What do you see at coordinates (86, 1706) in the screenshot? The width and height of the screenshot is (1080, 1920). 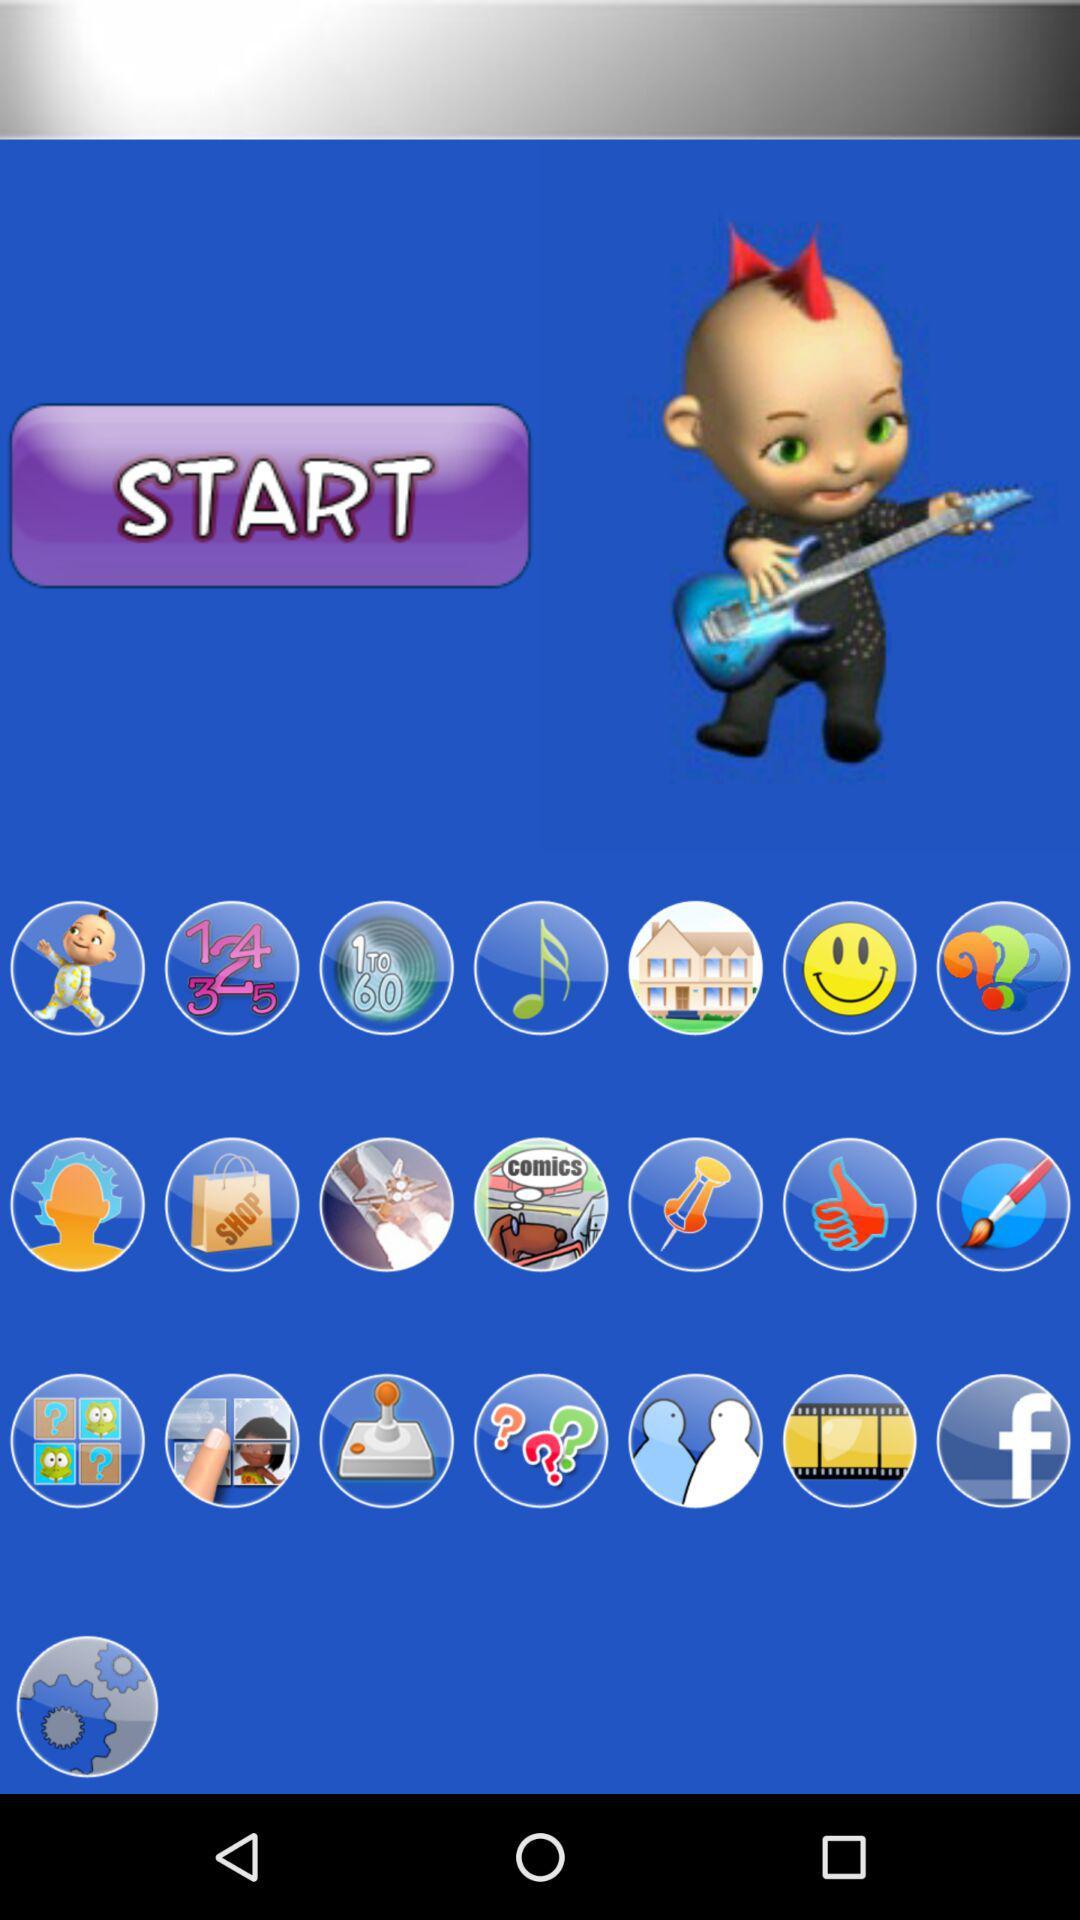 I see `tap setting` at bounding box center [86, 1706].